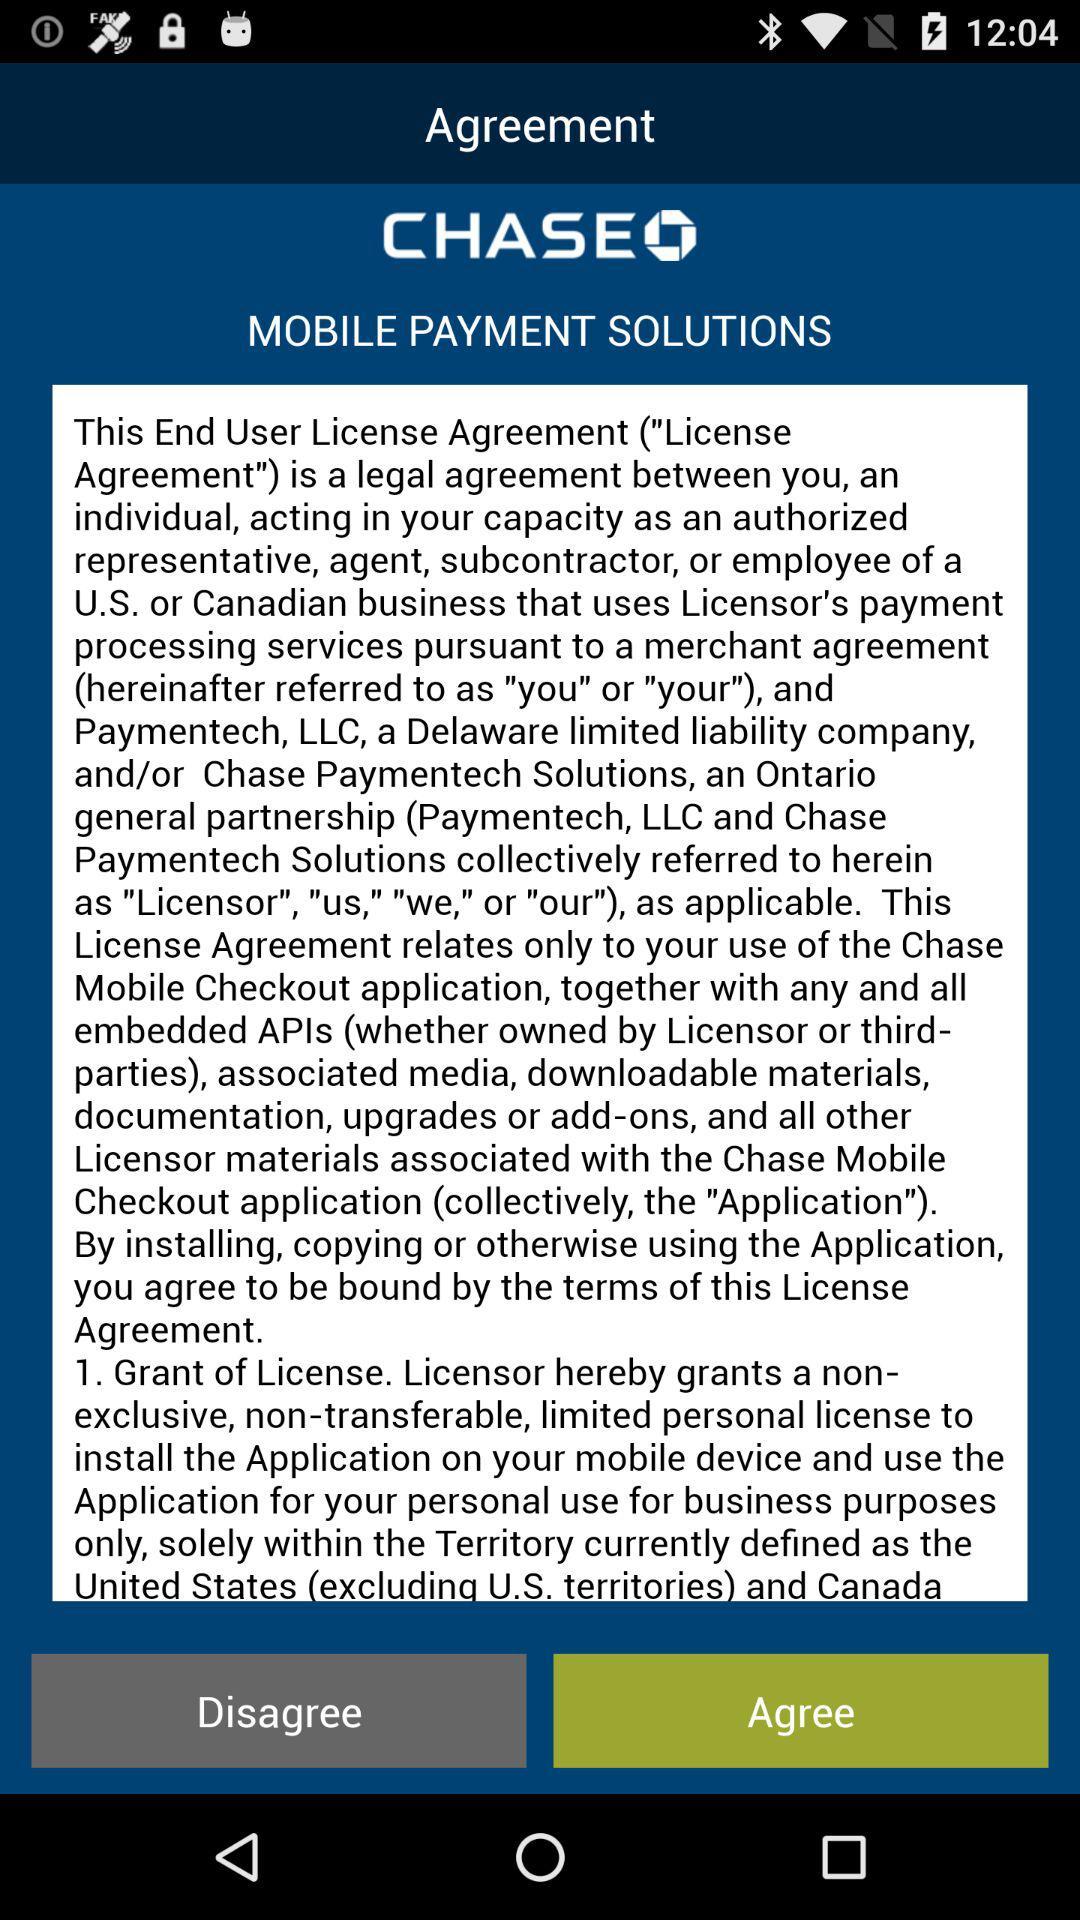 Image resolution: width=1080 pixels, height=1920 pixels. Describe the element at coordinates (278, 1709) in the screenshot. I see `item below the this end user icon` at that location.